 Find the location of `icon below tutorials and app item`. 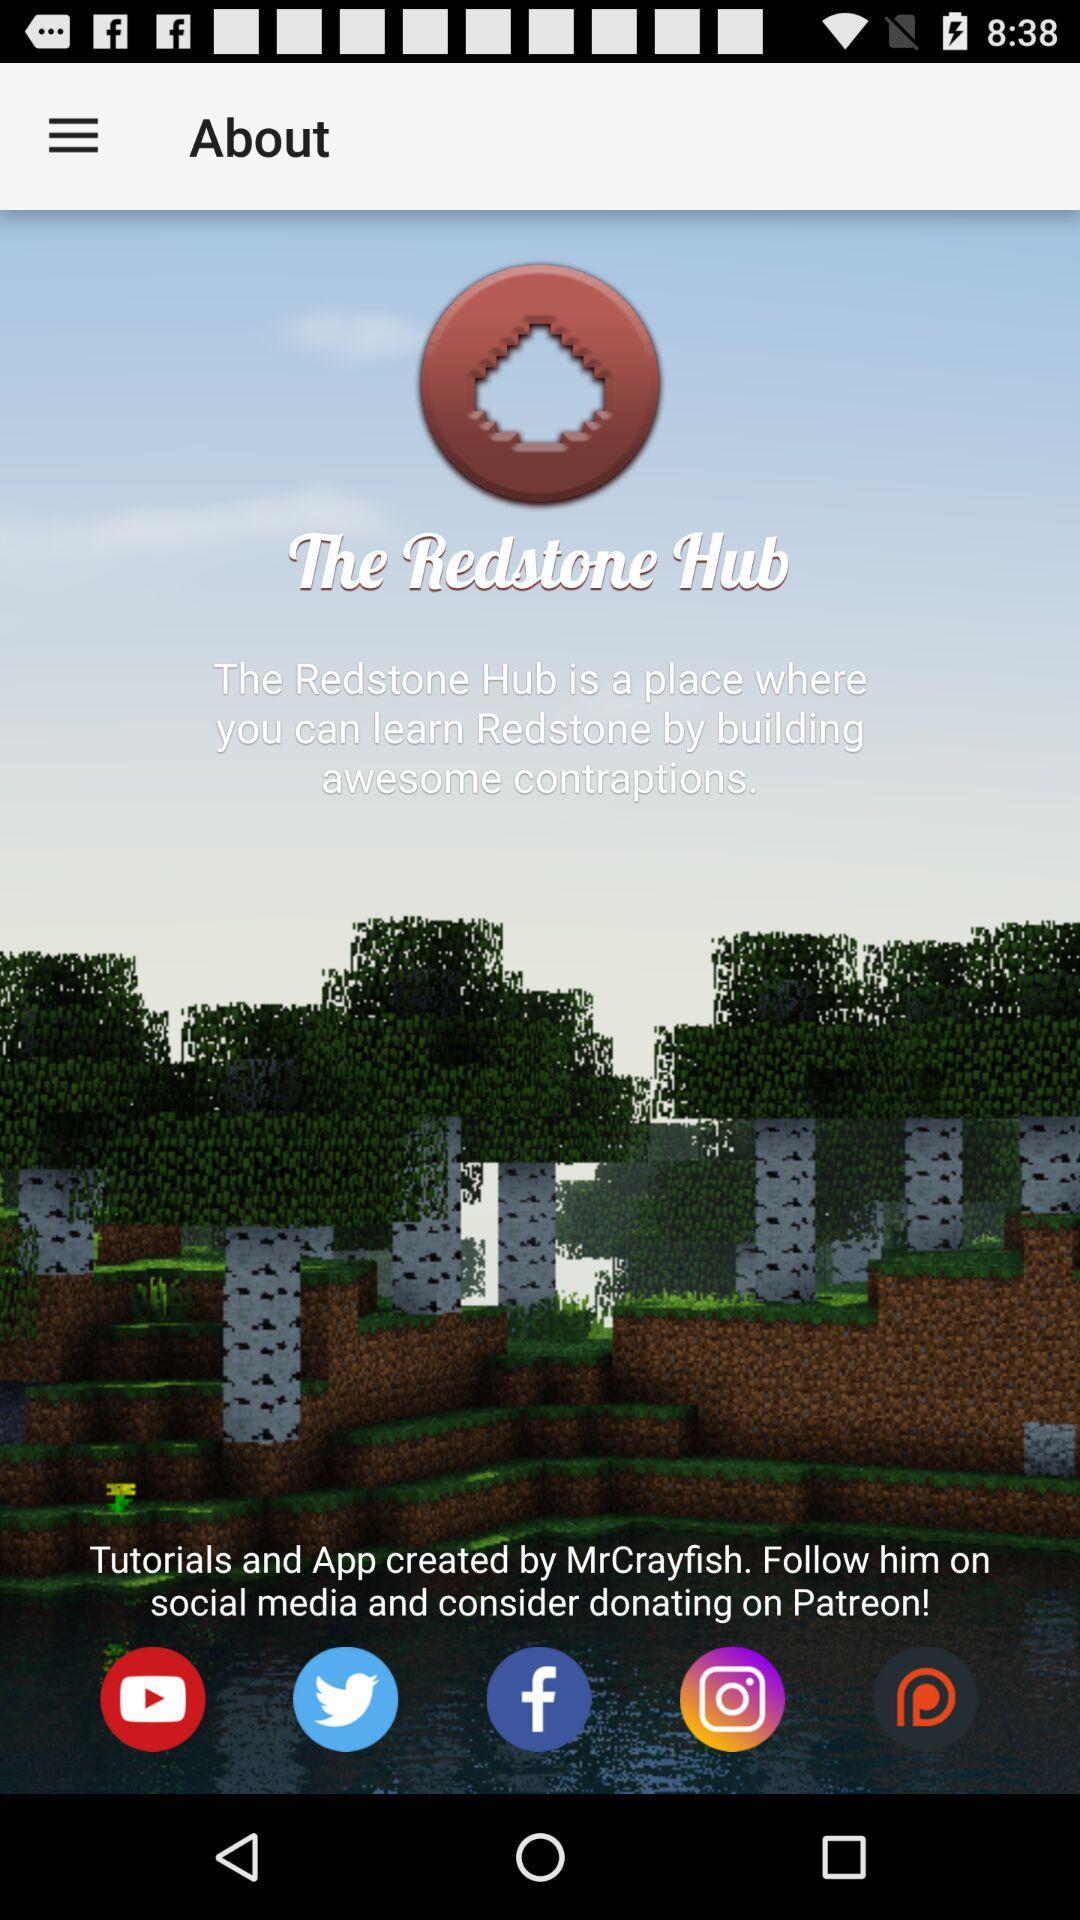

icon below tutorials and app item is located at coordinates (732, 1698).